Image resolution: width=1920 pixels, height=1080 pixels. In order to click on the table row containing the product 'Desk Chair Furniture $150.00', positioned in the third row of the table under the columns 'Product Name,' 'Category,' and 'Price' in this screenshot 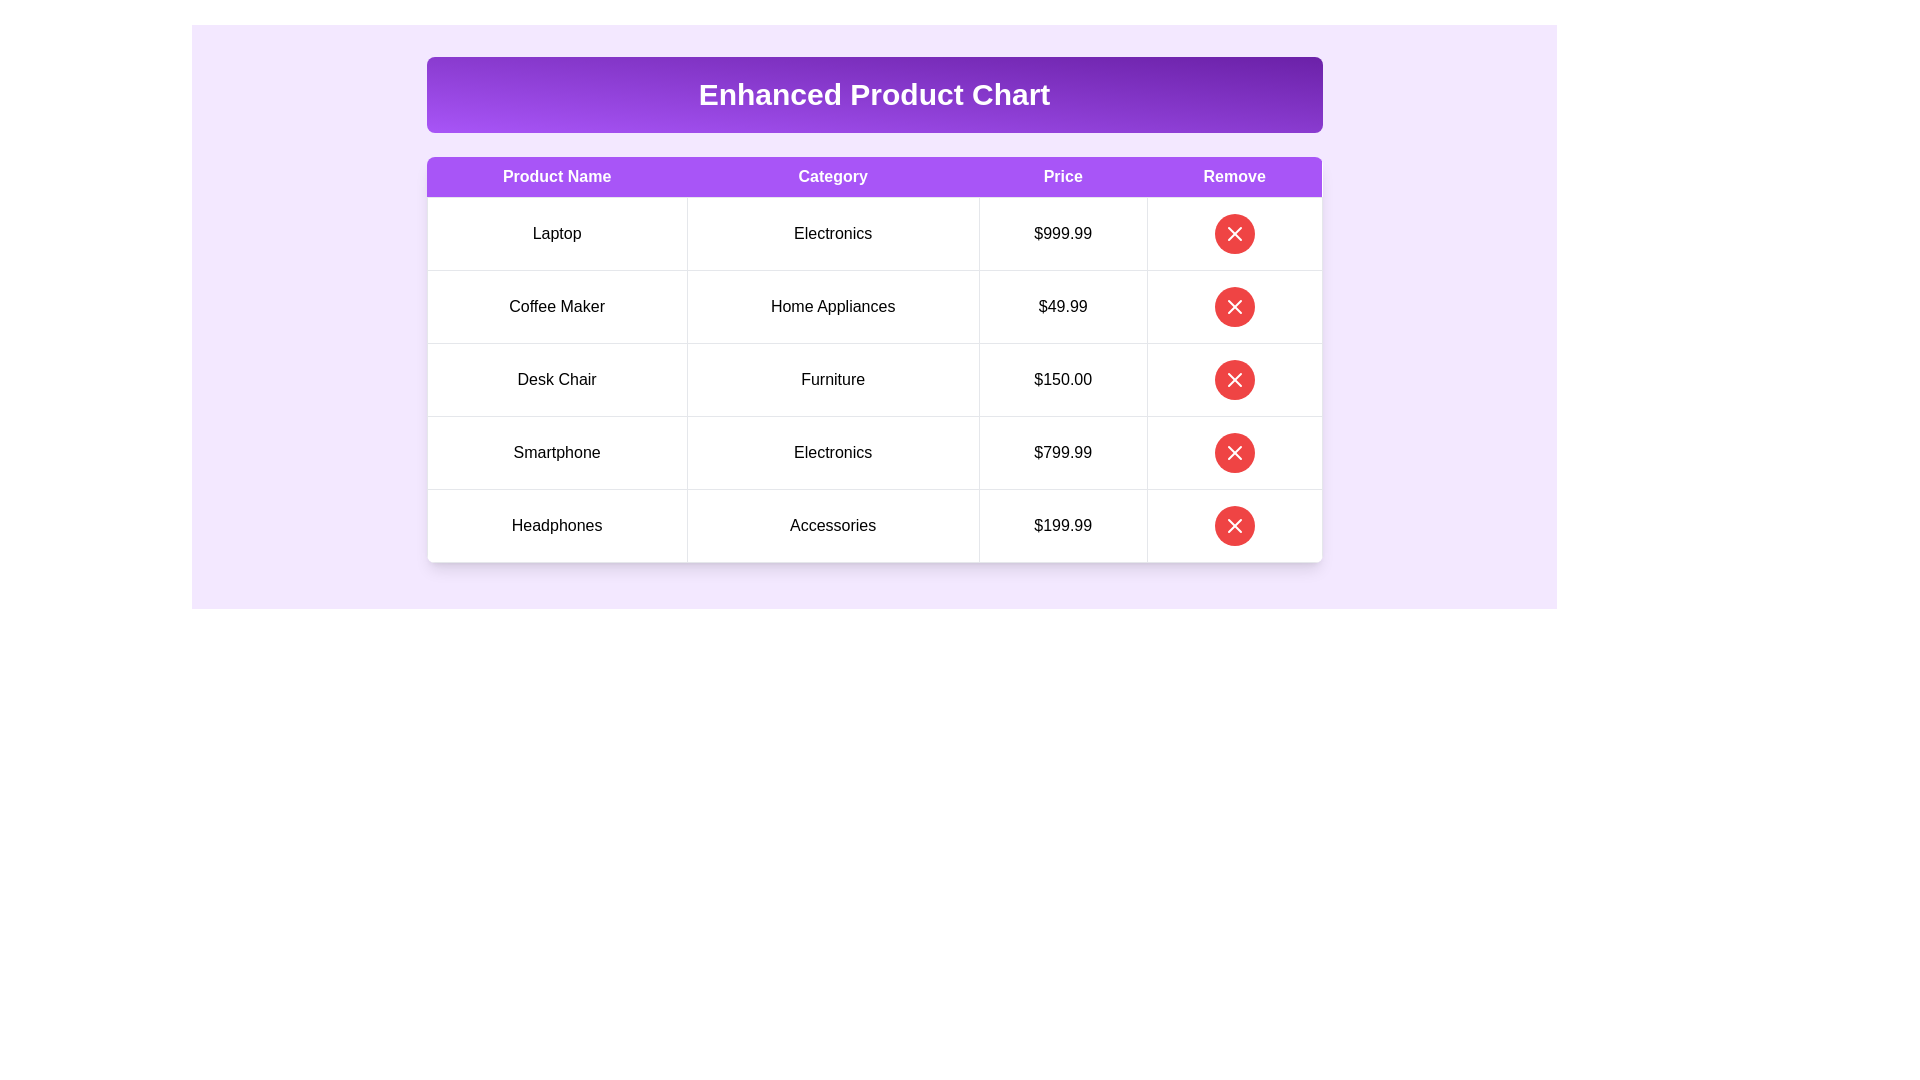, I will do `click(874, 380)`.